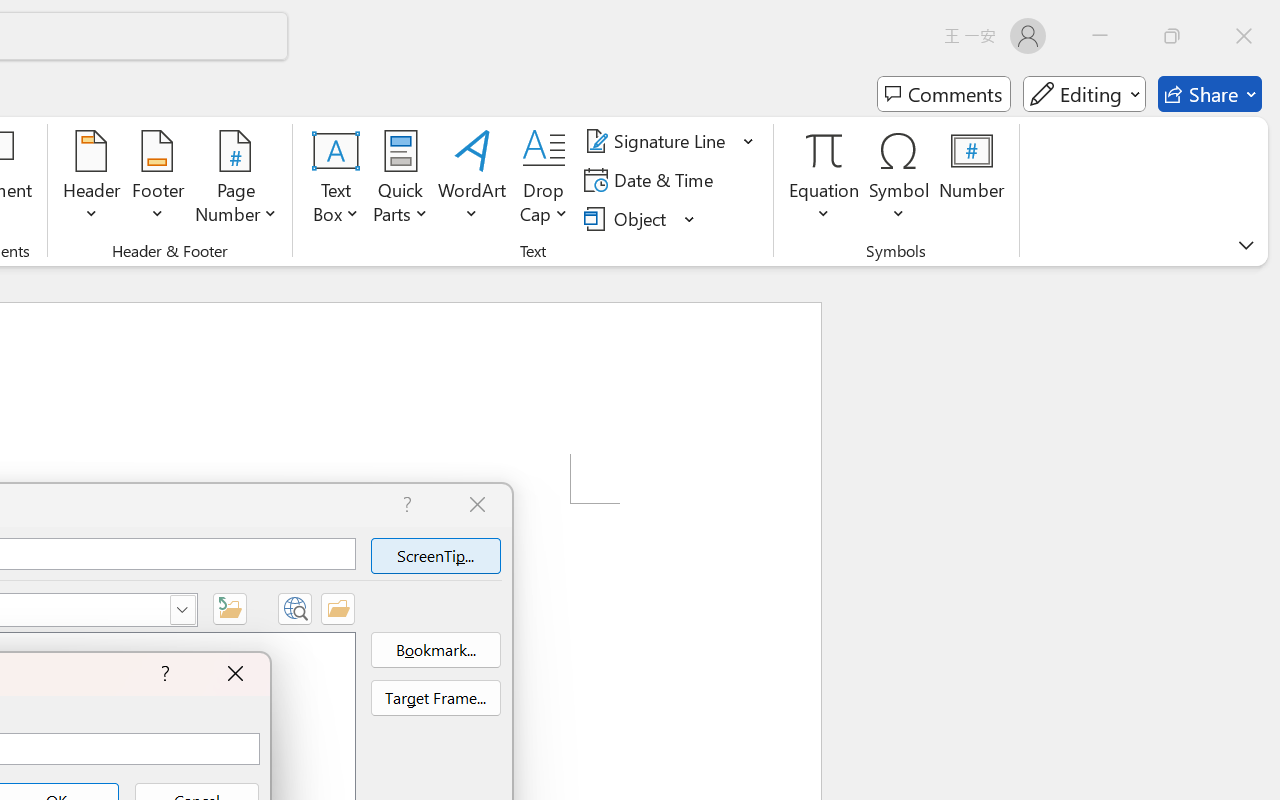  What do you see at coordinates (972, 179) in the screenshot?
I see `'Number...'` at bounding box center [972, 179].